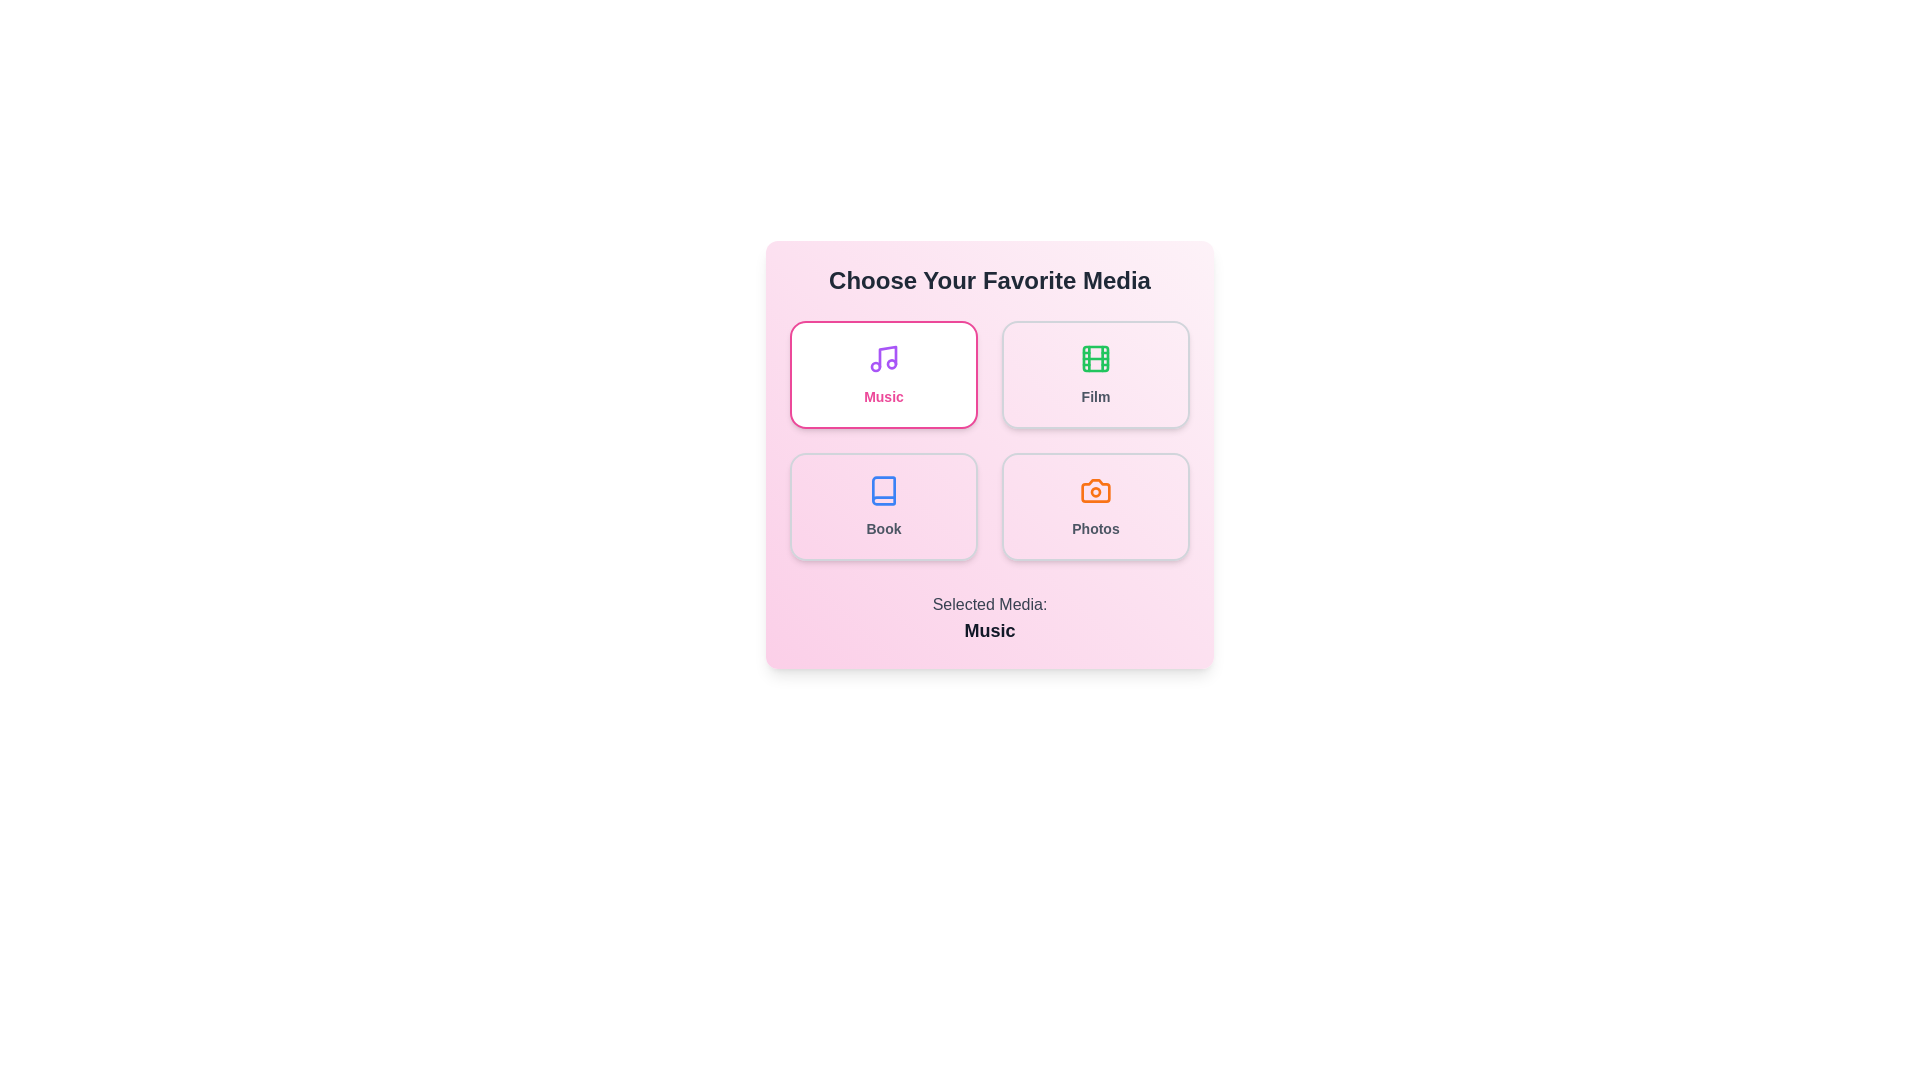 The height and width of the screenshot is (1080, 1920). Describe the element at coordinates (1094, 374) in the screenshot. I see `the media type Film by clicking its respective button` at that location.